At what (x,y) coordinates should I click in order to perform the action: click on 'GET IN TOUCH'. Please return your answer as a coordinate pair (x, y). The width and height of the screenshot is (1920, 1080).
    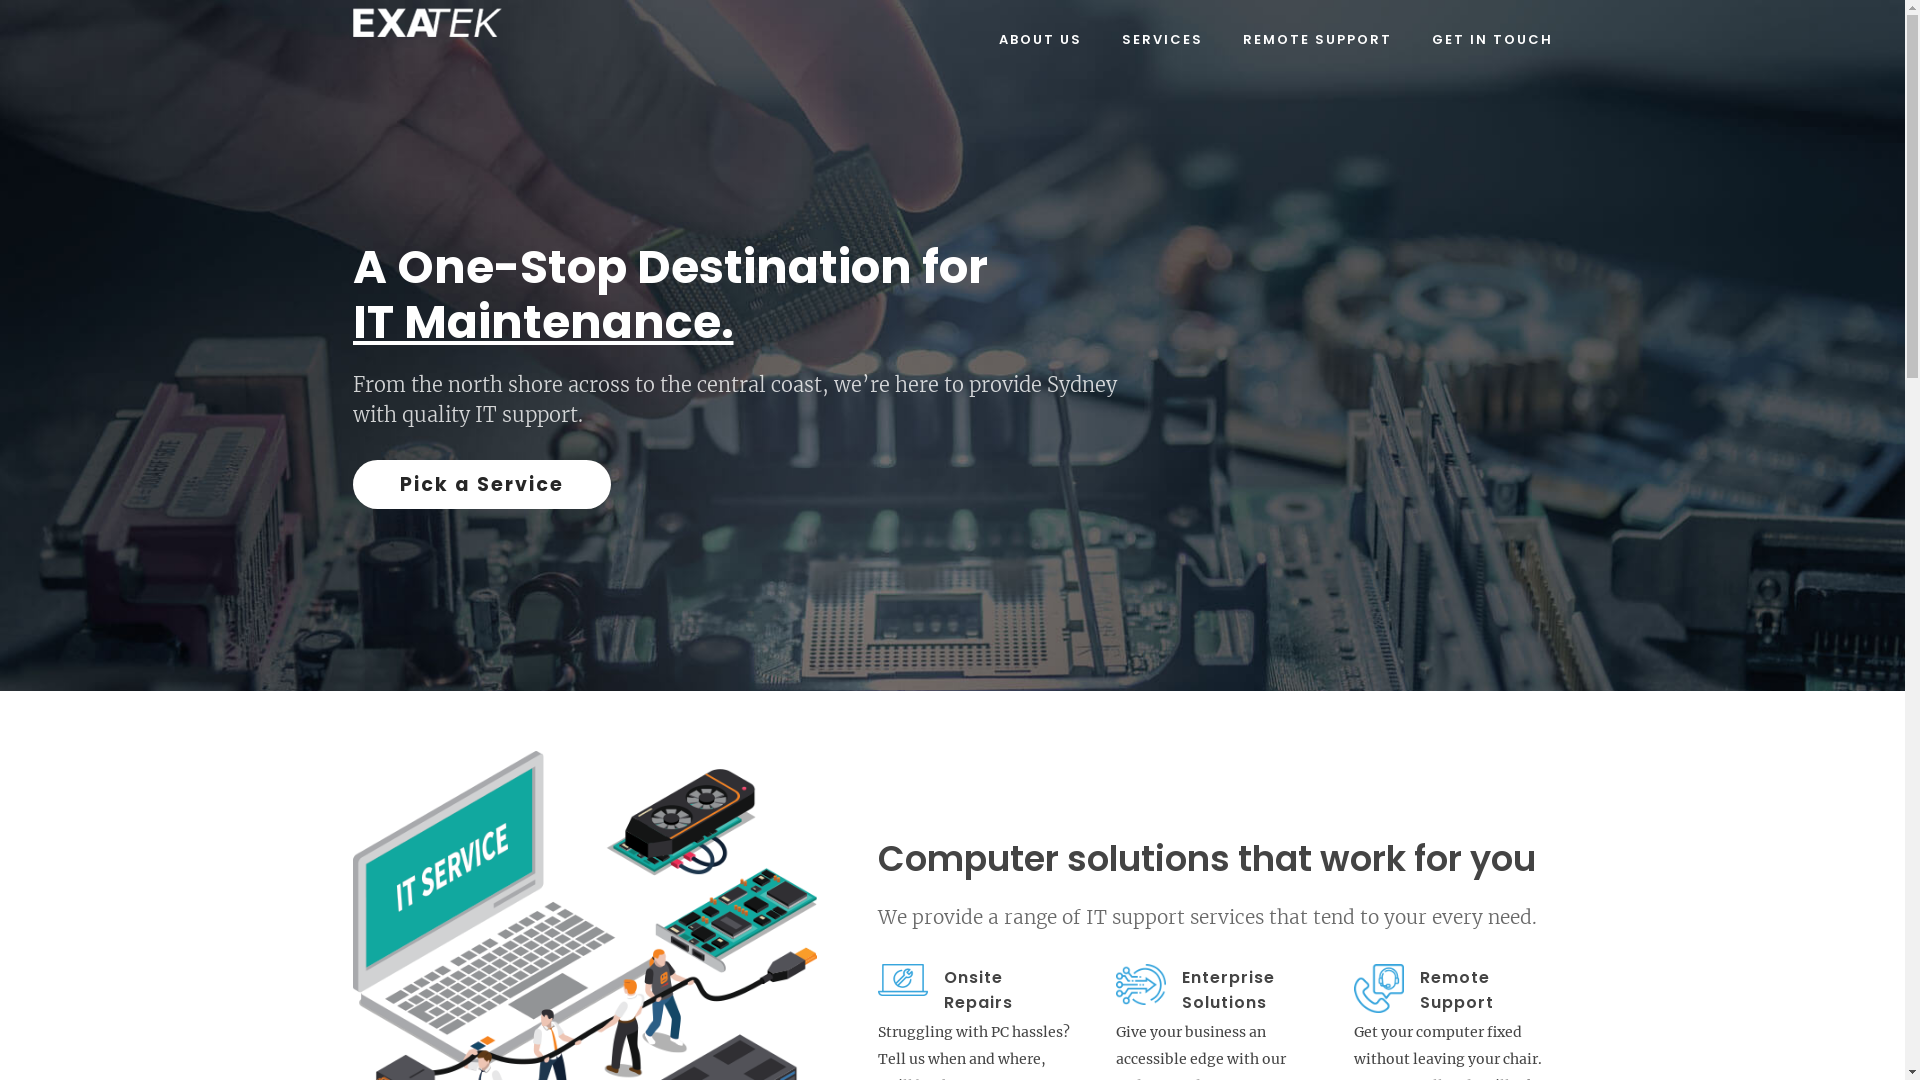
    Looking at the image, I should click on (1492, 39).